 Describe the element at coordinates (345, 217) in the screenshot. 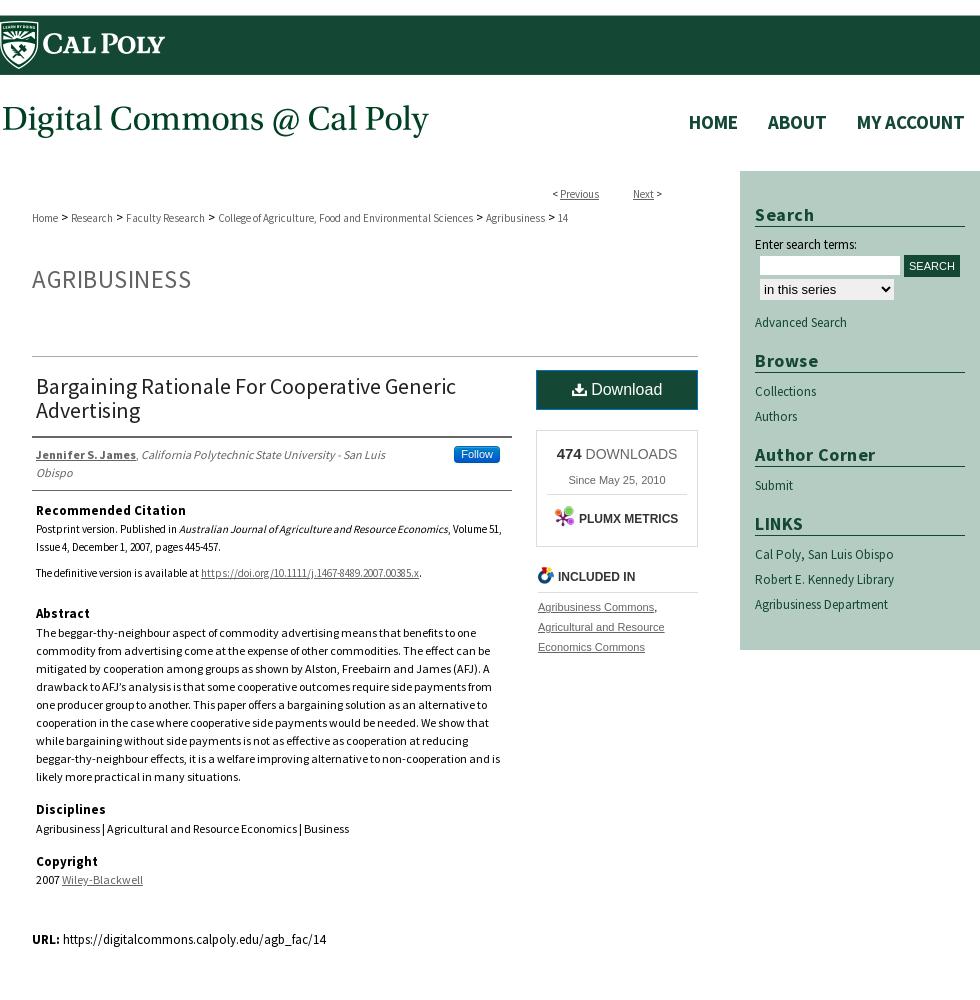

I see `'College of Agriculture, Food and Environmental Sciences'` at that location.